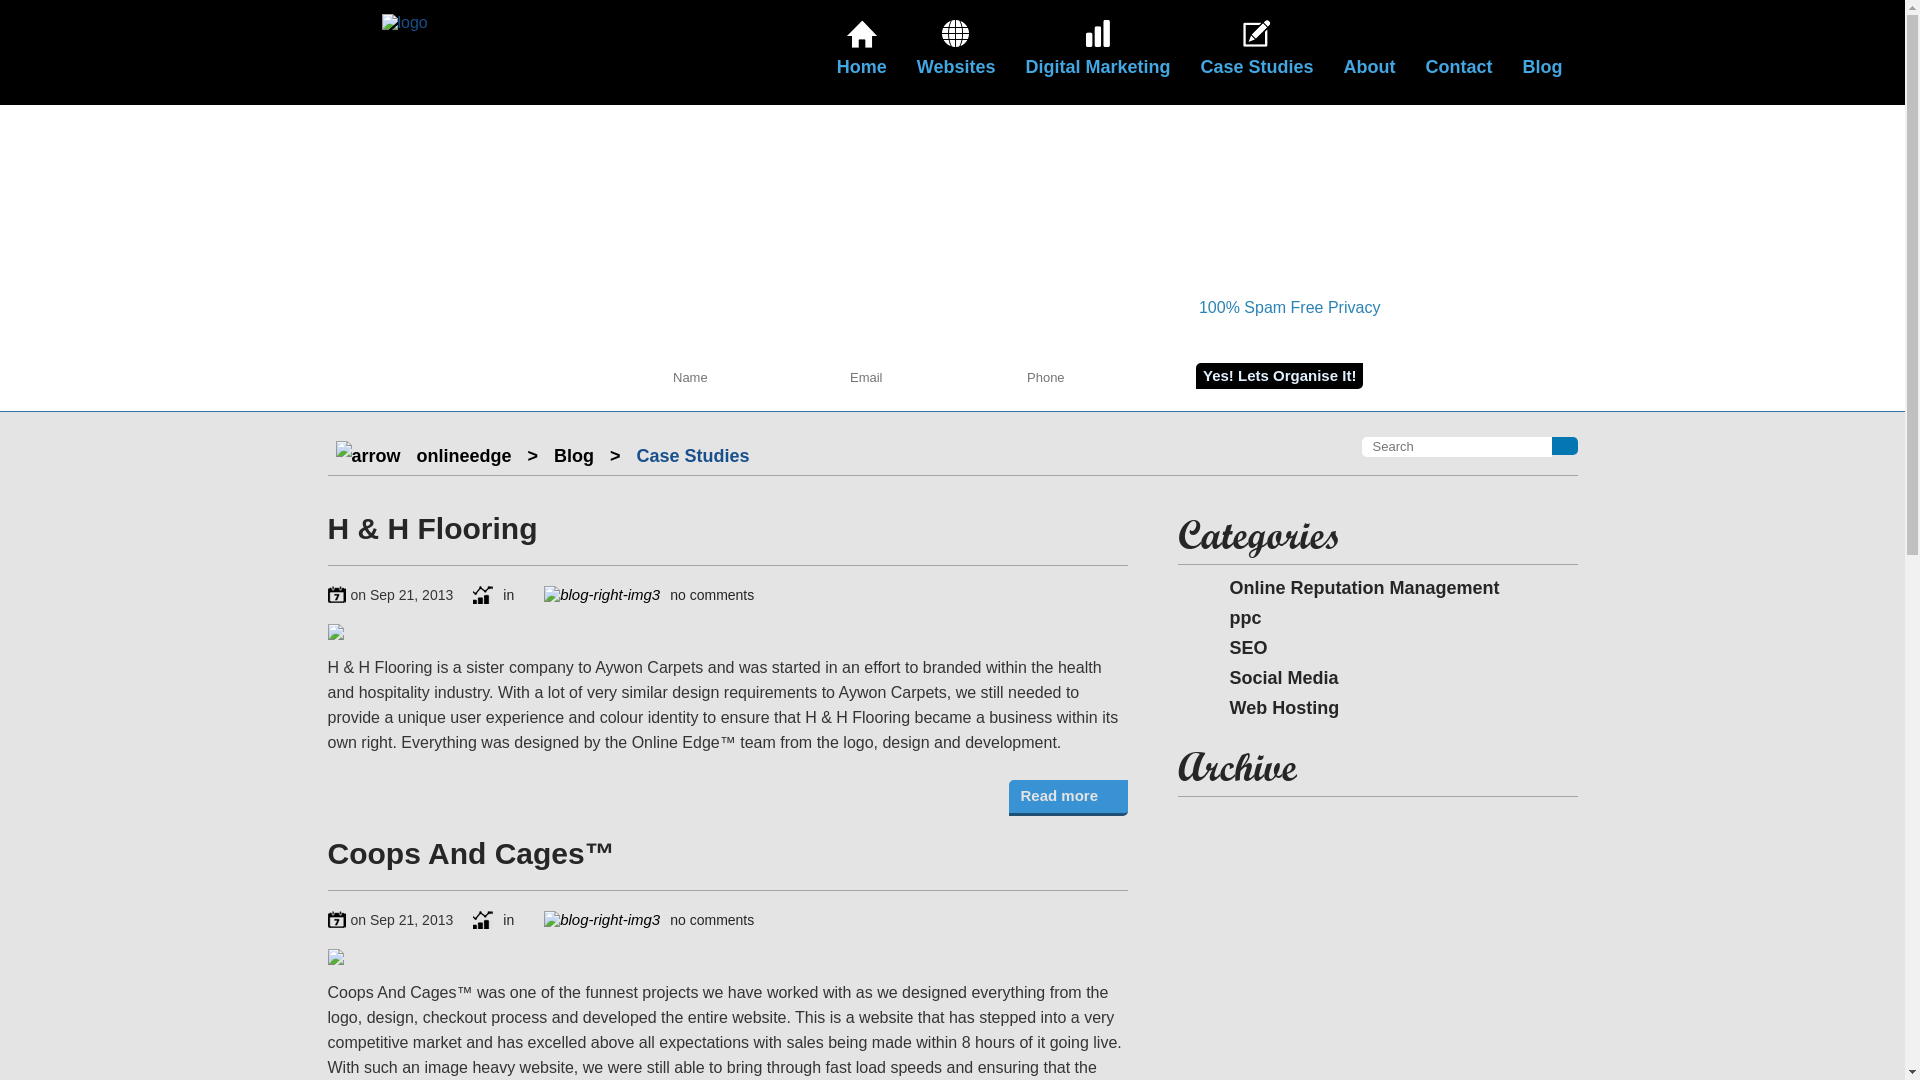 This screenshot has height=1080, width=1920. What do you see at coordinates (1458, 51) in the screenshot?
I see `'Contact'` at bounding box center [1458, 51].